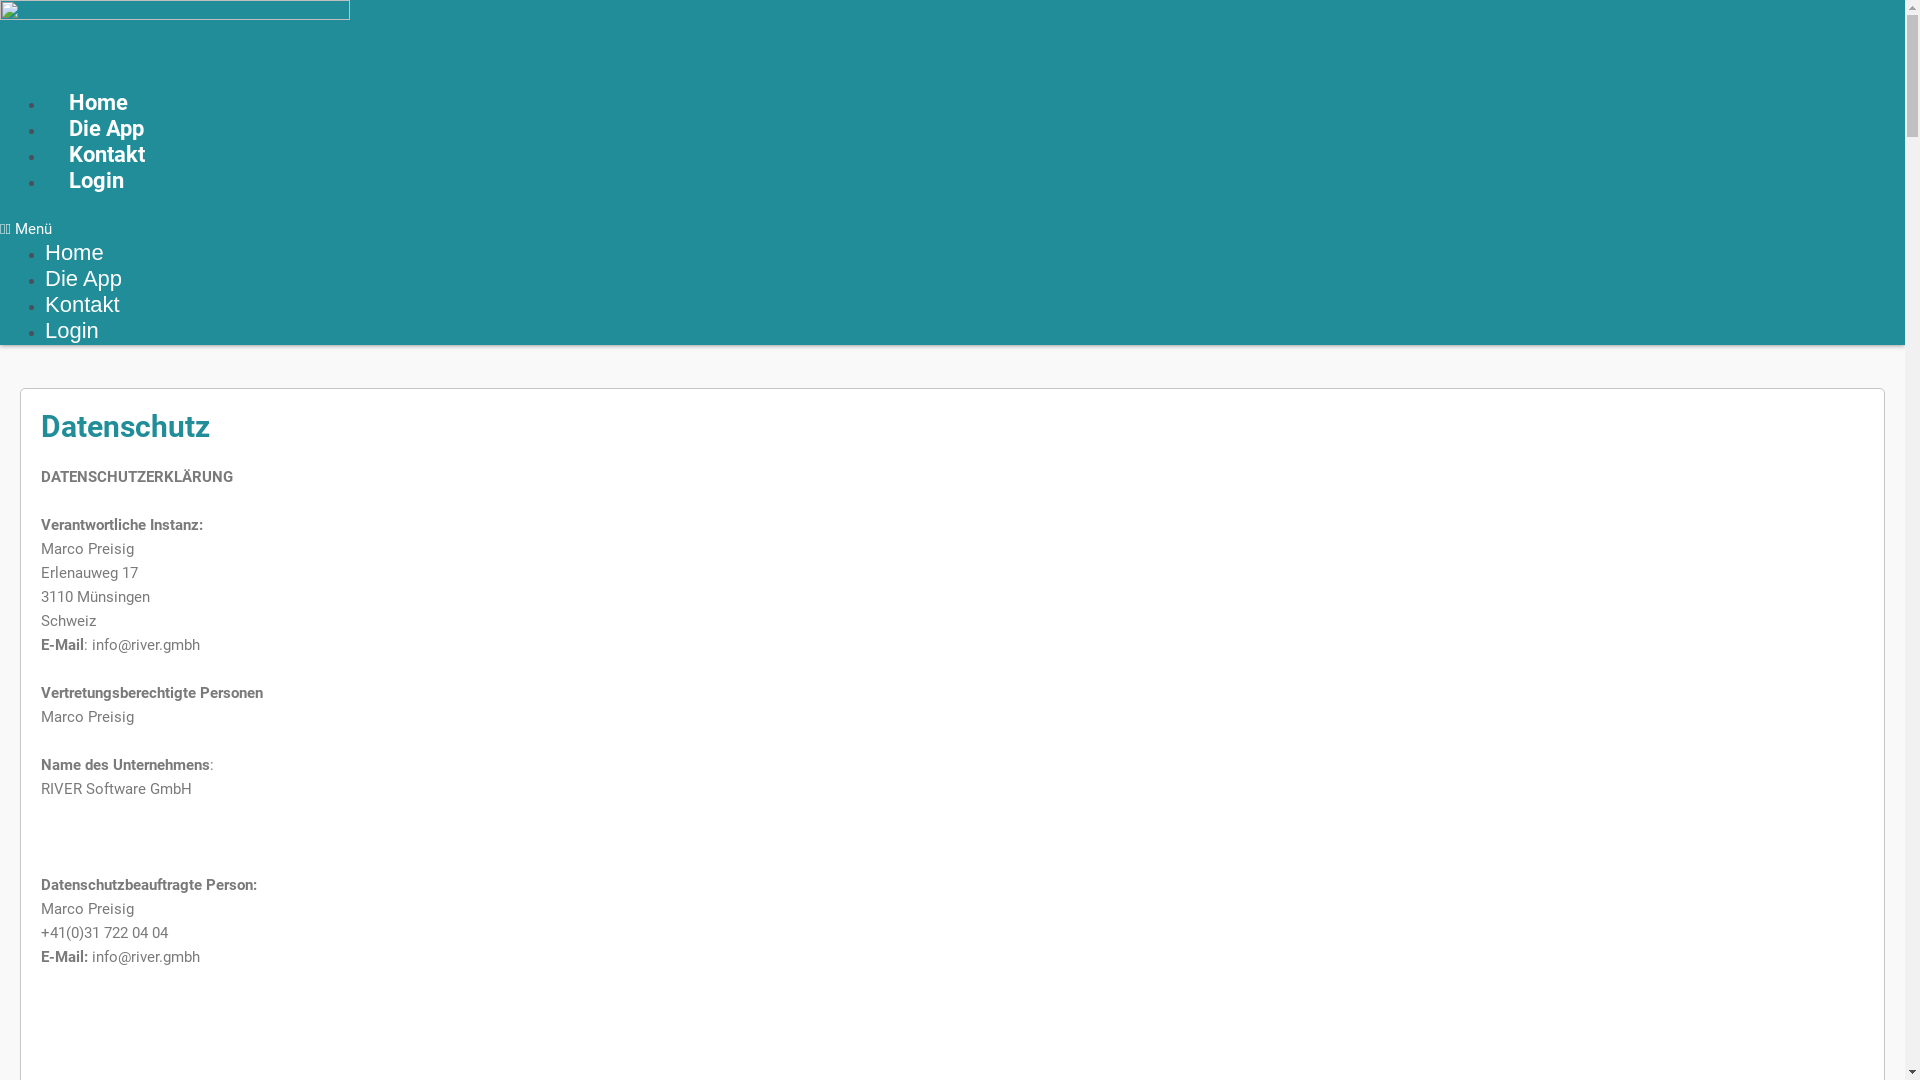 The image size is (1920, 1080). What do you see at coordinates (81, 304) in the screenshot?
I see `'Kontakt'` at bounding box center [81, 304].